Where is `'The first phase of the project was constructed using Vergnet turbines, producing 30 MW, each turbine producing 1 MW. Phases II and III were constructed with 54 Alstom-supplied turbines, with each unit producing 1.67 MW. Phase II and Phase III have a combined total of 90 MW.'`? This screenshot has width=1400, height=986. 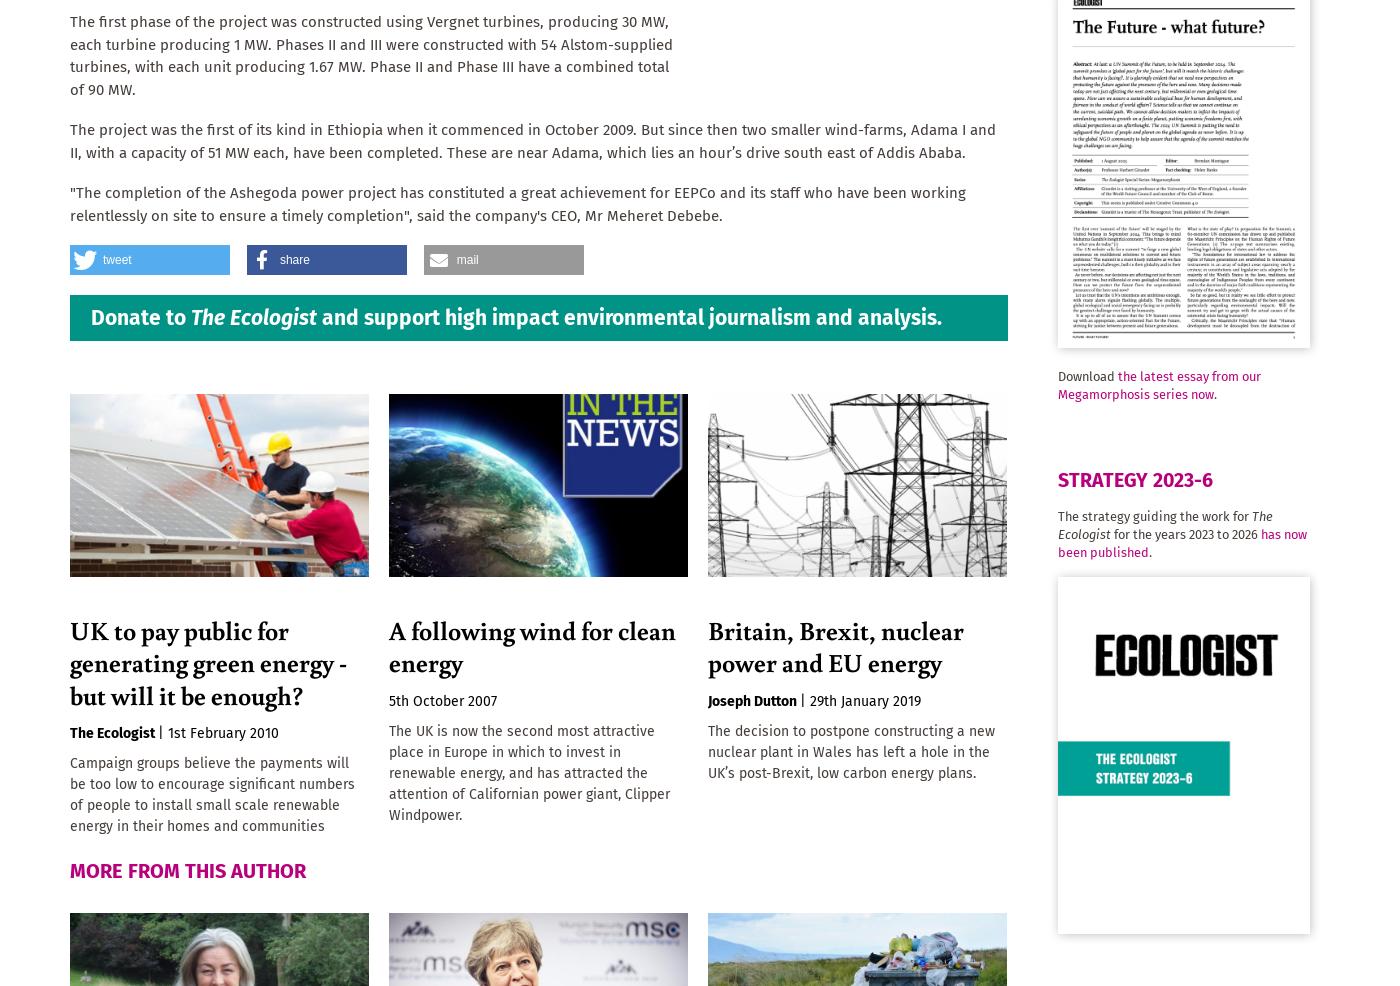
'The first phase of the project was constructed using Vergnet turbines, producing 30 MW, each turbine producing 1 MW. Phases II and III were constructed with 54 Alstom-supplied turbines, with each unit producing 1.67 MW. Phase II and Phase III have a combined total of 90 MW.' is located at coordinates (371, 54).